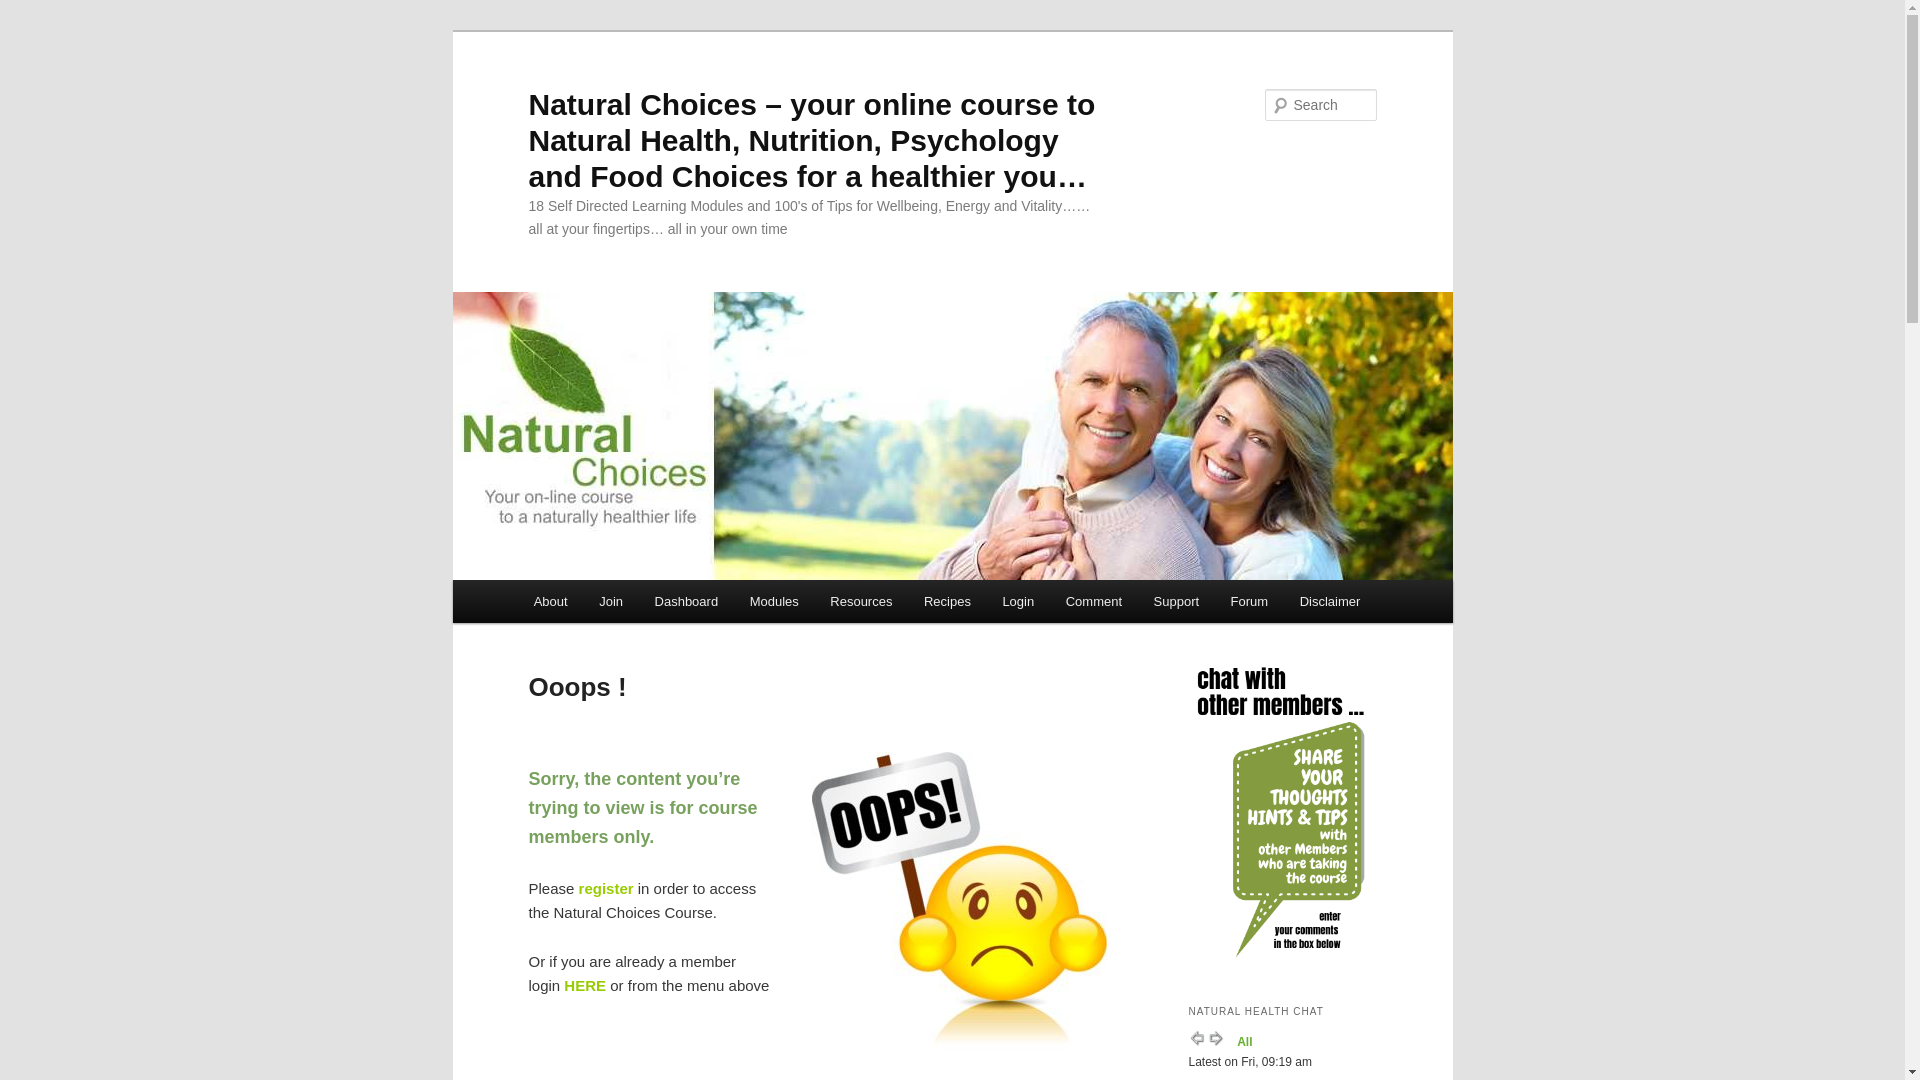  I want to click on 'All', so click(1243, 1040).